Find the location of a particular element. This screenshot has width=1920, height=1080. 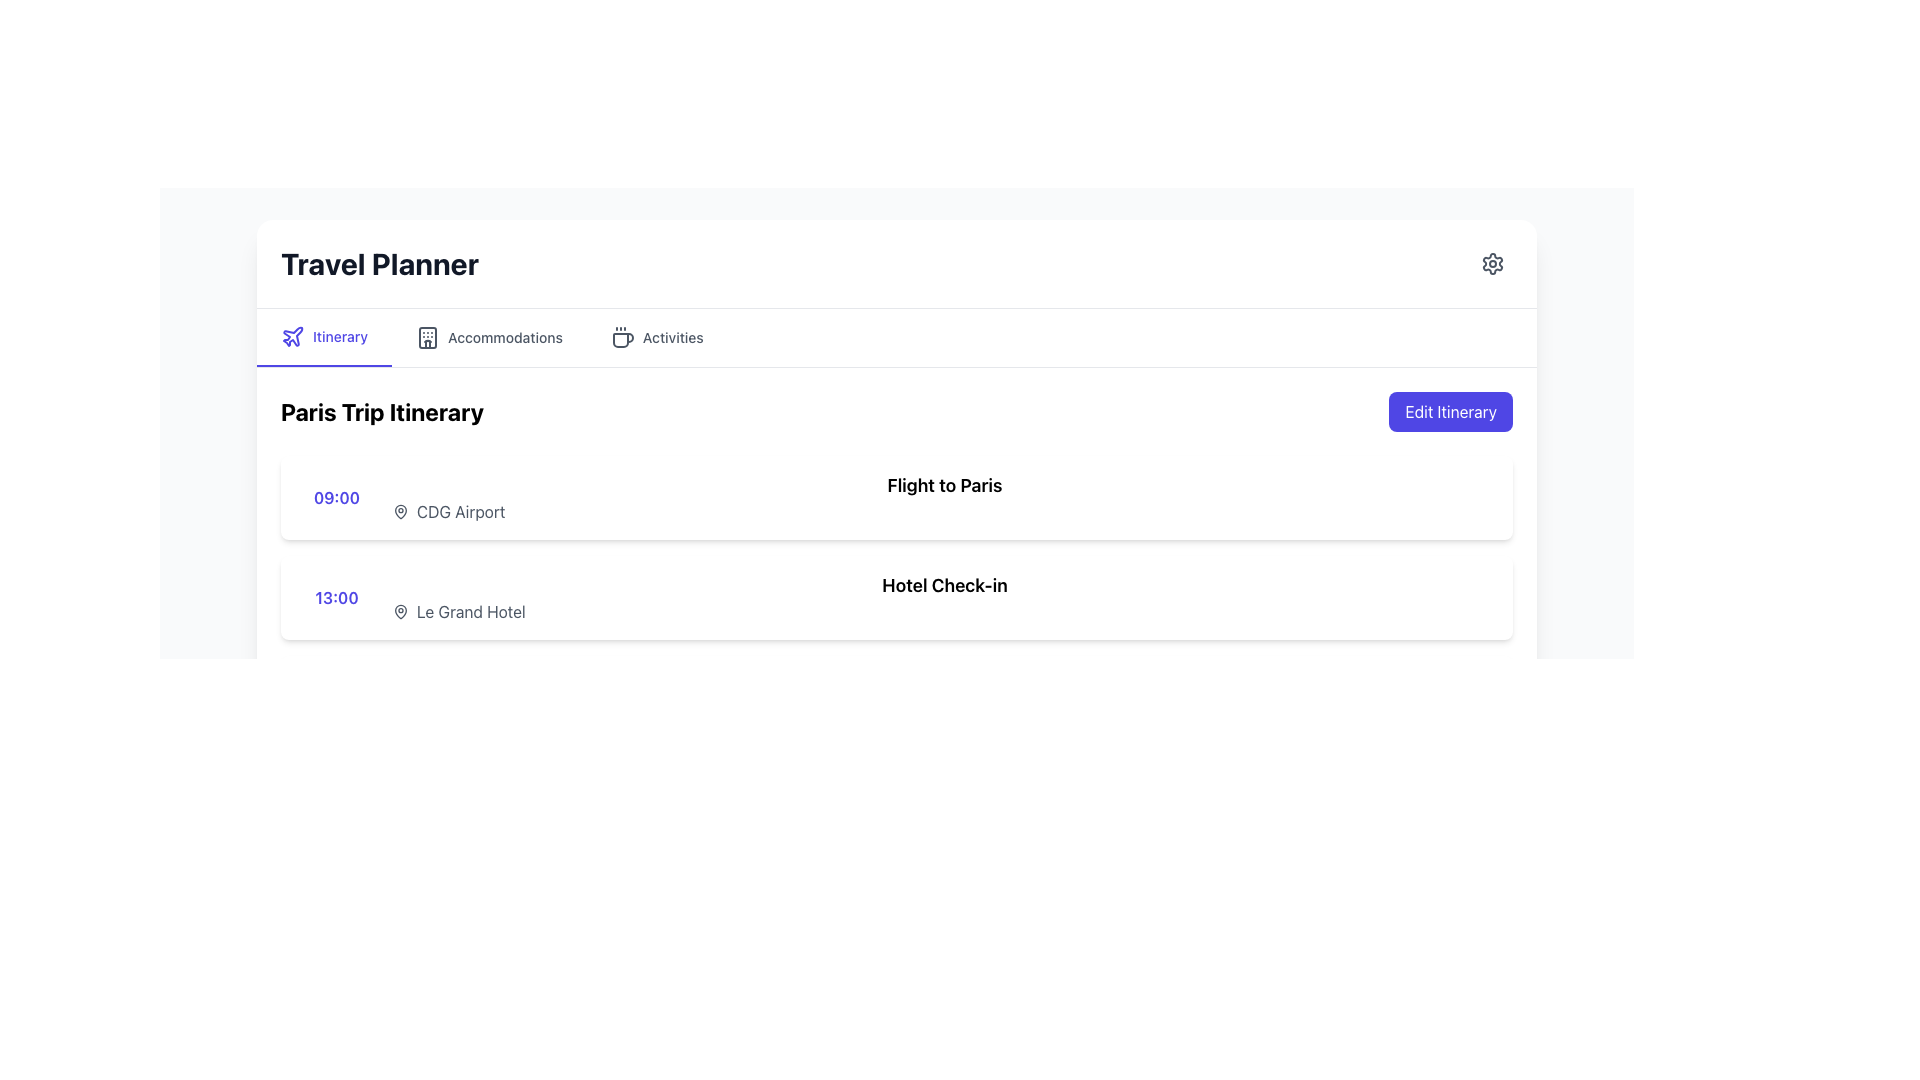

the 'Accommodations' button with a hotel icon in the navigation bar is located at coordinates (489, 337).